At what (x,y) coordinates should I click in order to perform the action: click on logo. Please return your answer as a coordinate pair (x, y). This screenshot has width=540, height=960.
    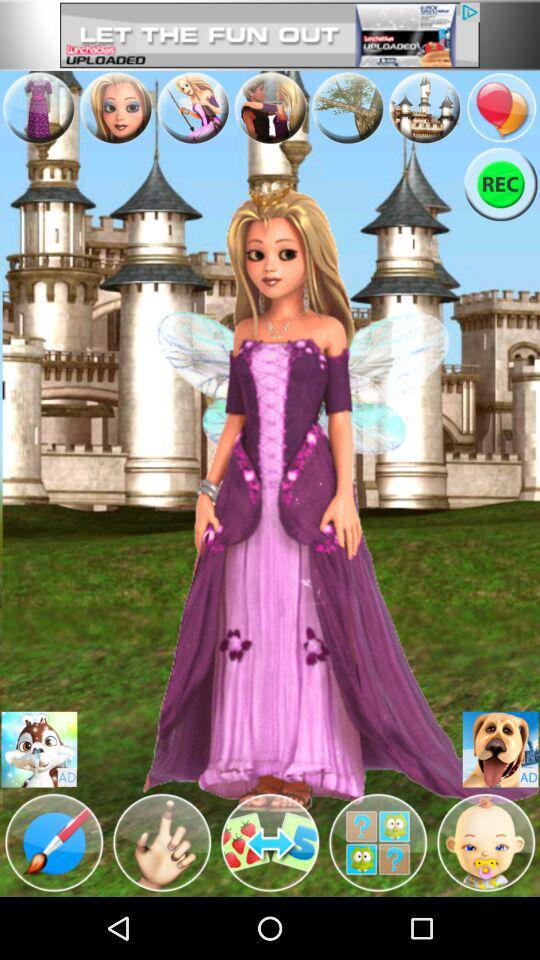
    Looking at the image, I should click on (485, 841).